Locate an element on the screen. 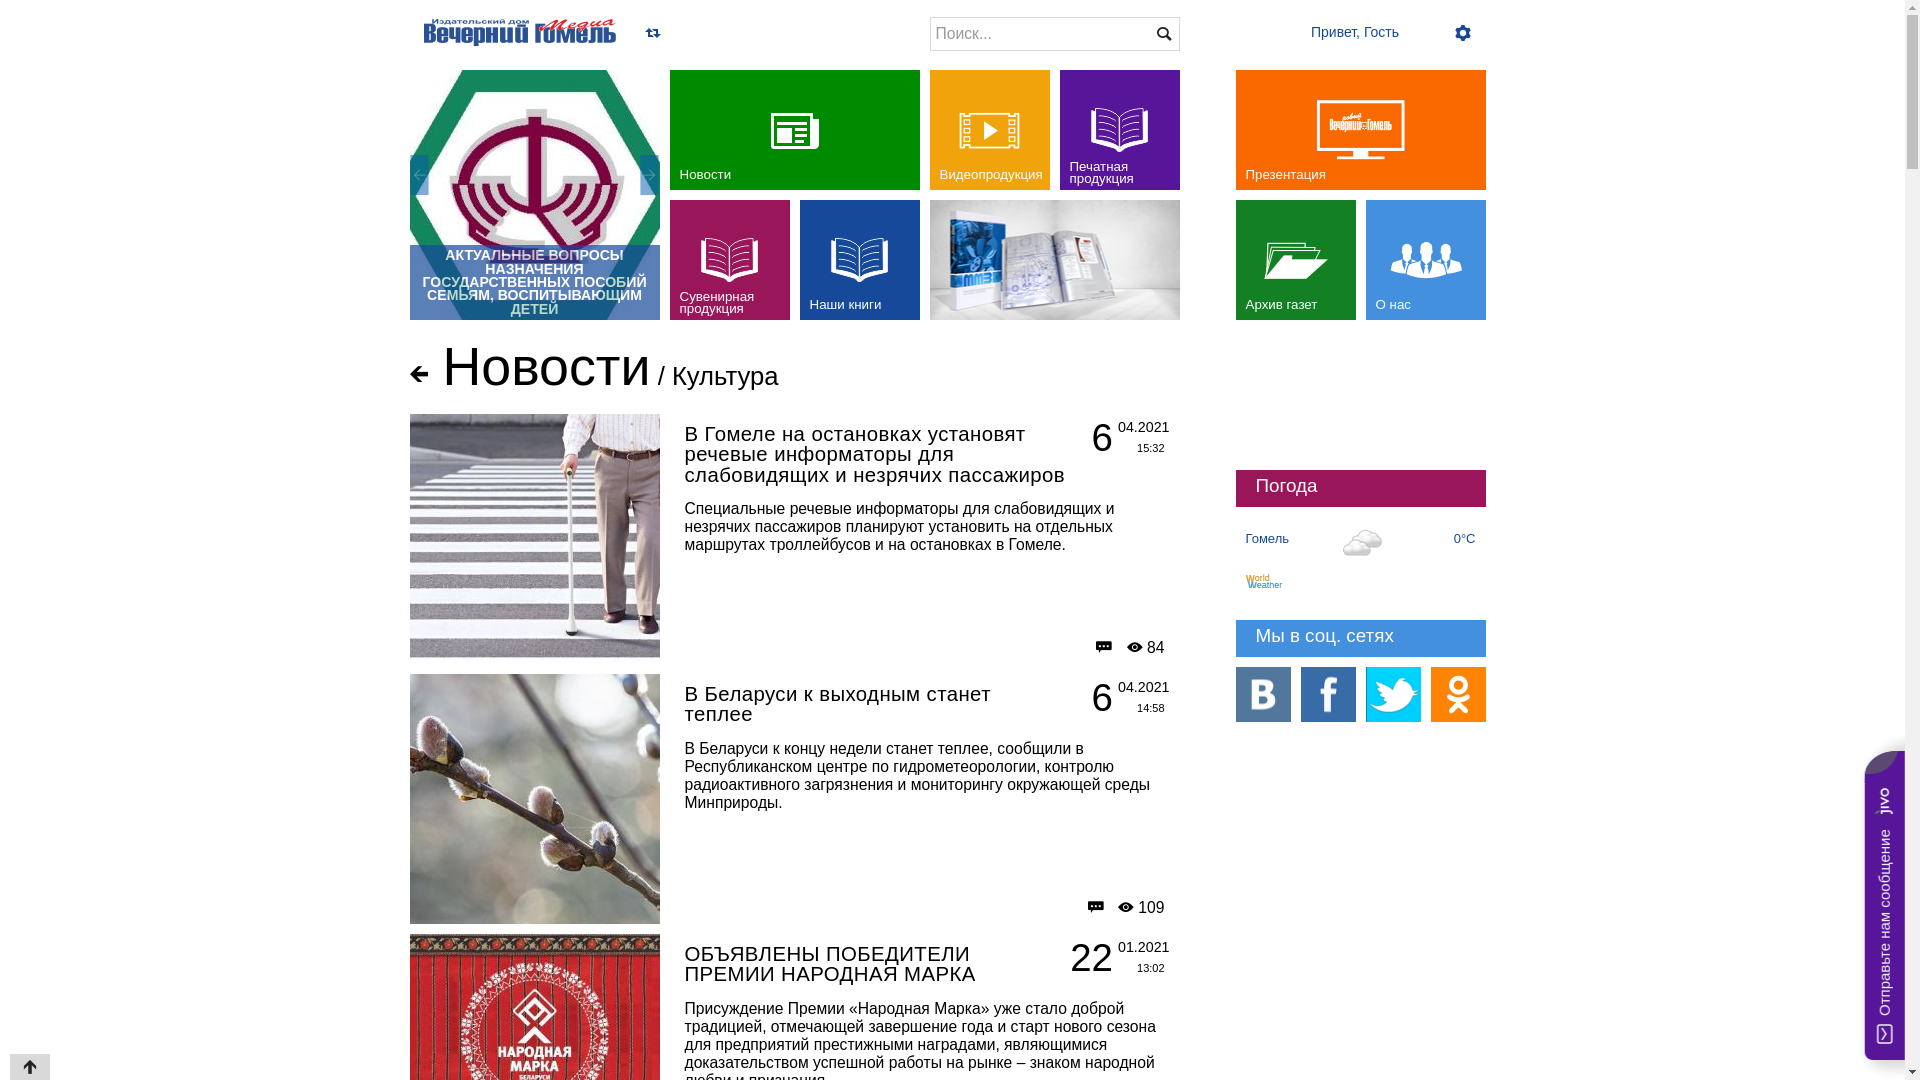  '14:58 is located at coordinates (1108, 697).